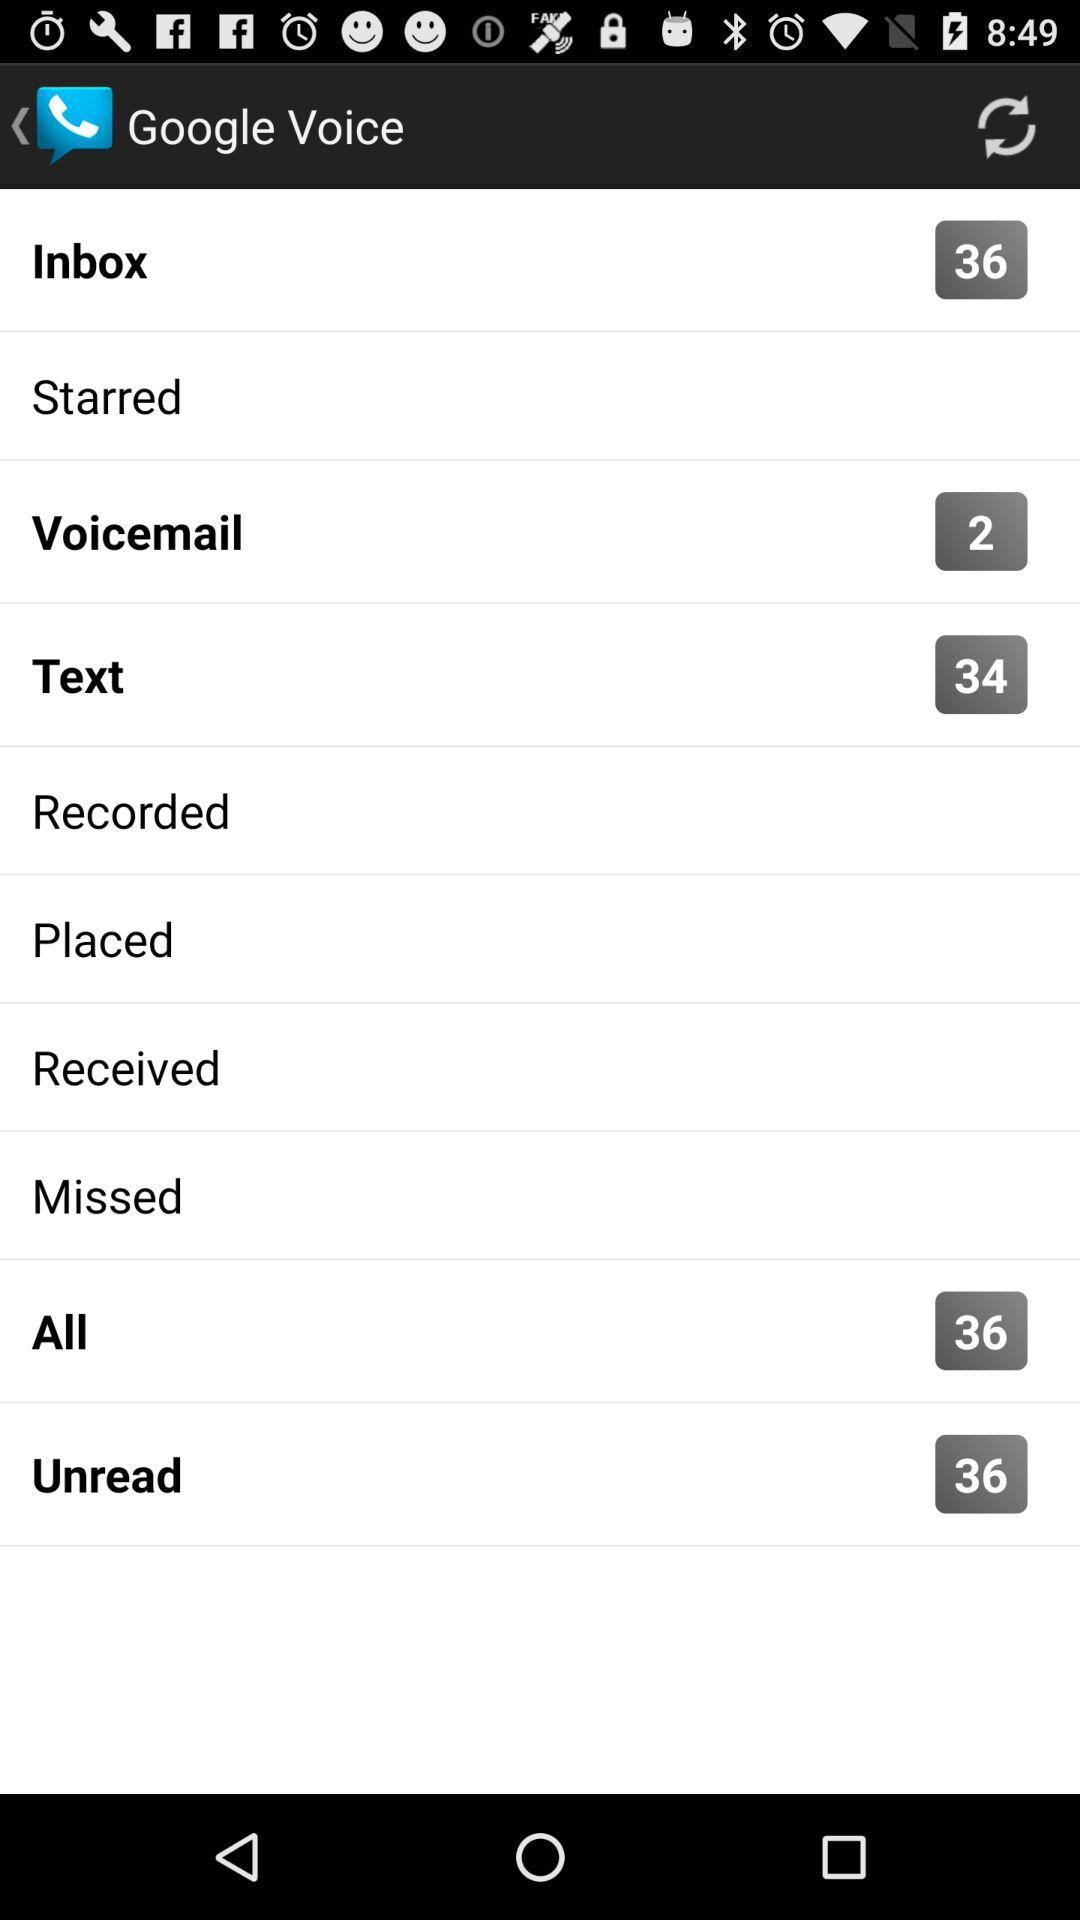  What do you see at coordinates (478, 1330) in the screenshot?
I see `item next to the 36 icon` at bounding box center [478, 1330].